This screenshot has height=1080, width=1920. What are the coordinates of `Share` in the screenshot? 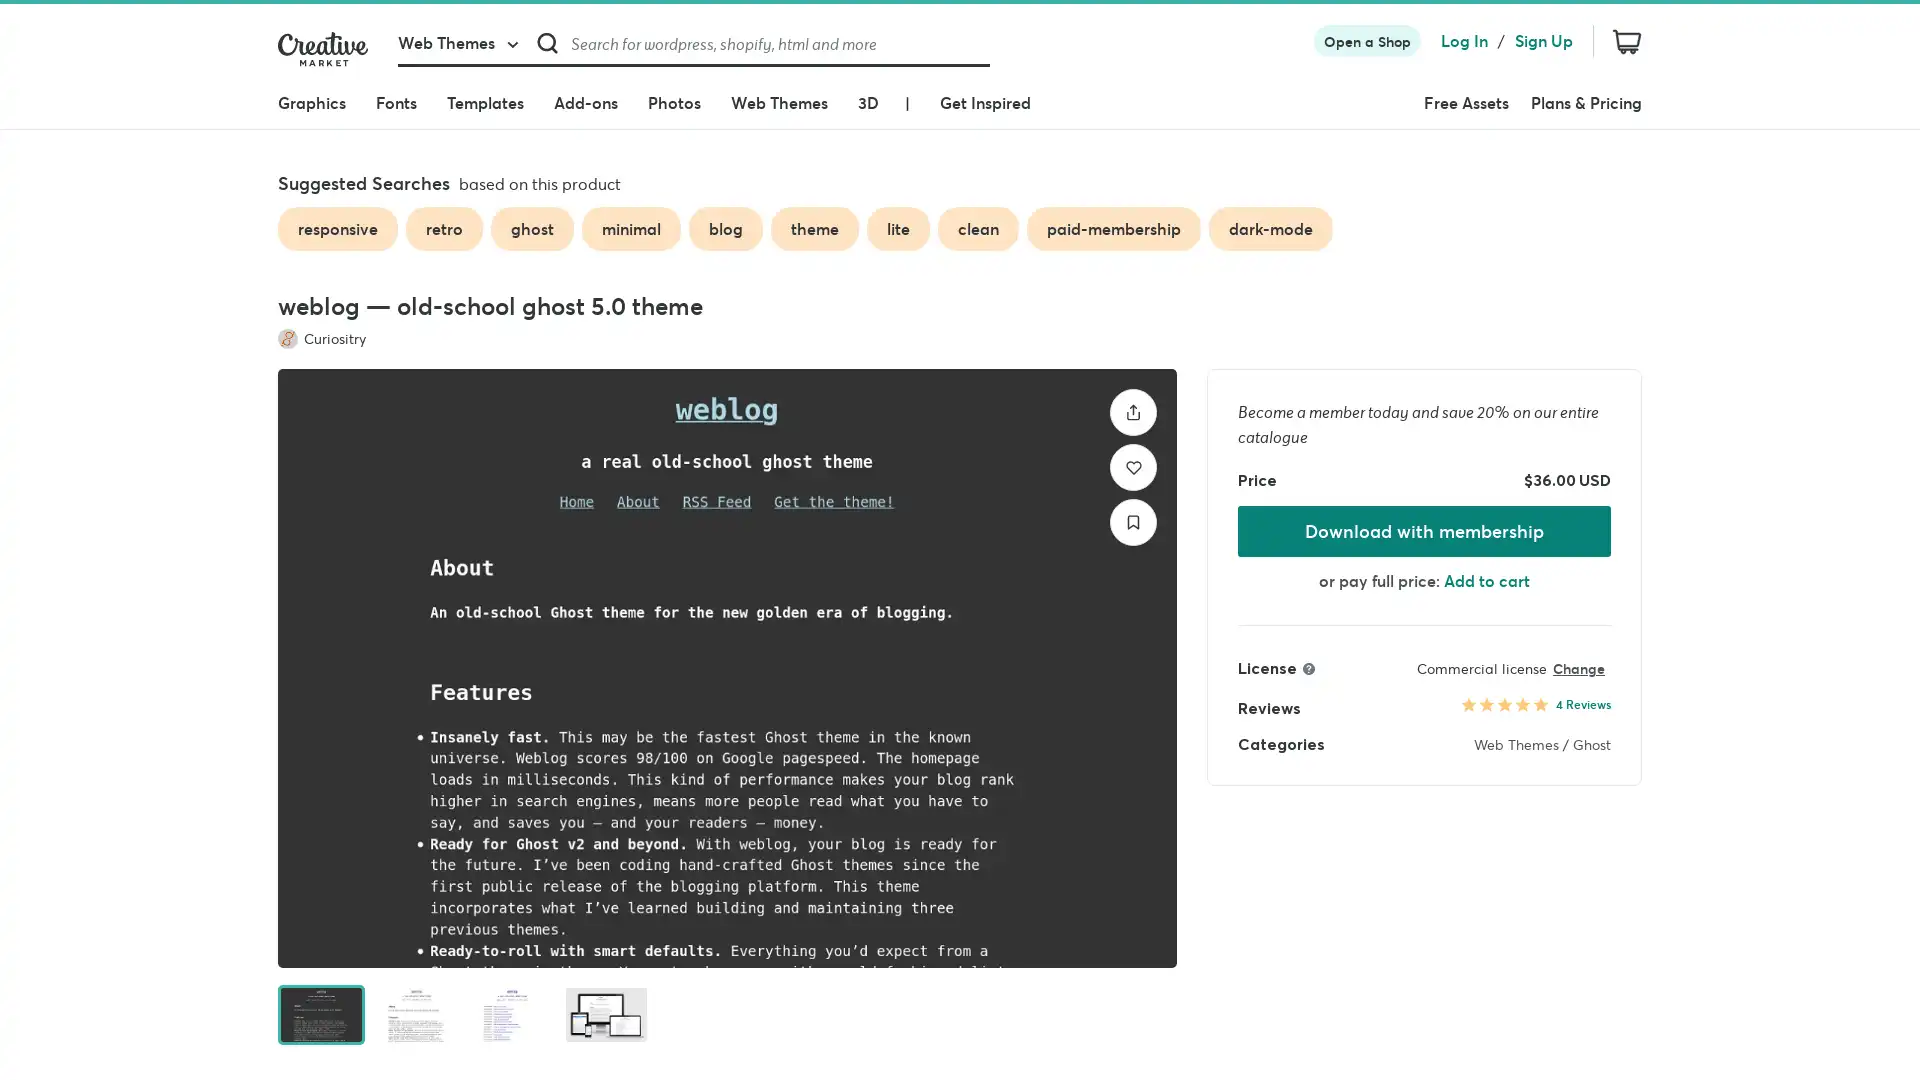 It's located at (1133, 410).